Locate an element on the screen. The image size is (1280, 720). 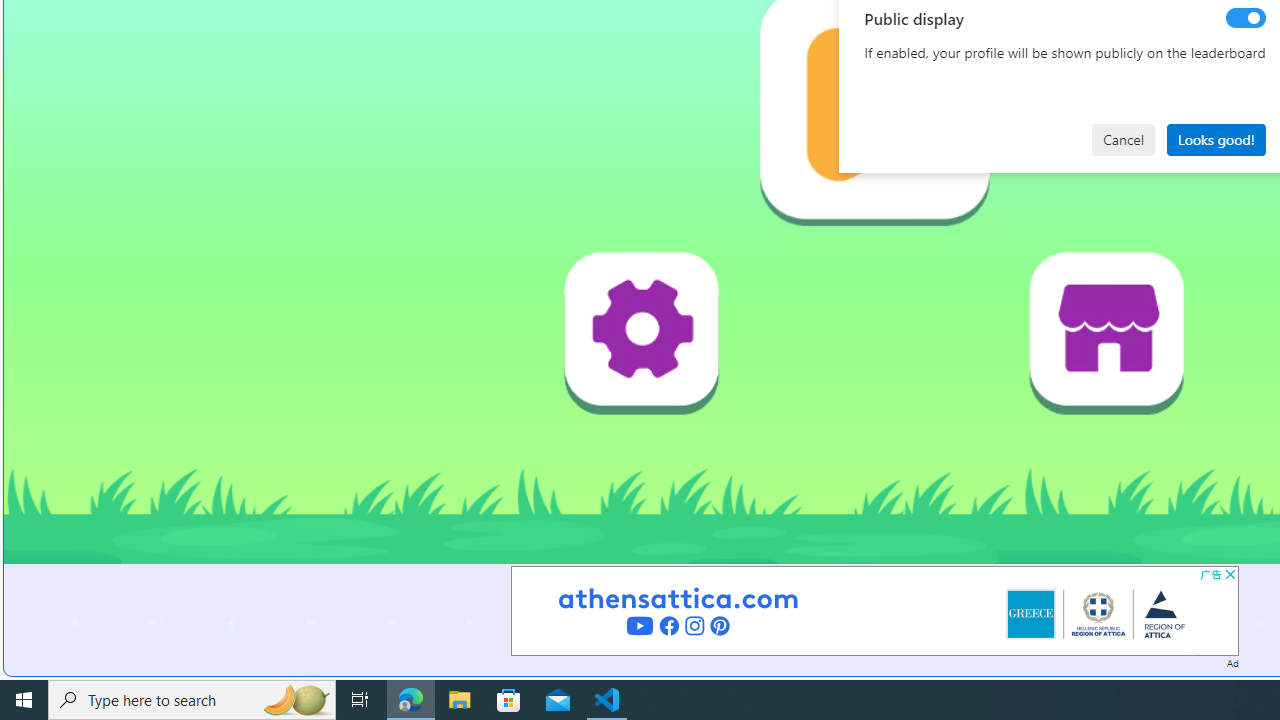
'Ad' is located at coordinates (1231, 662).